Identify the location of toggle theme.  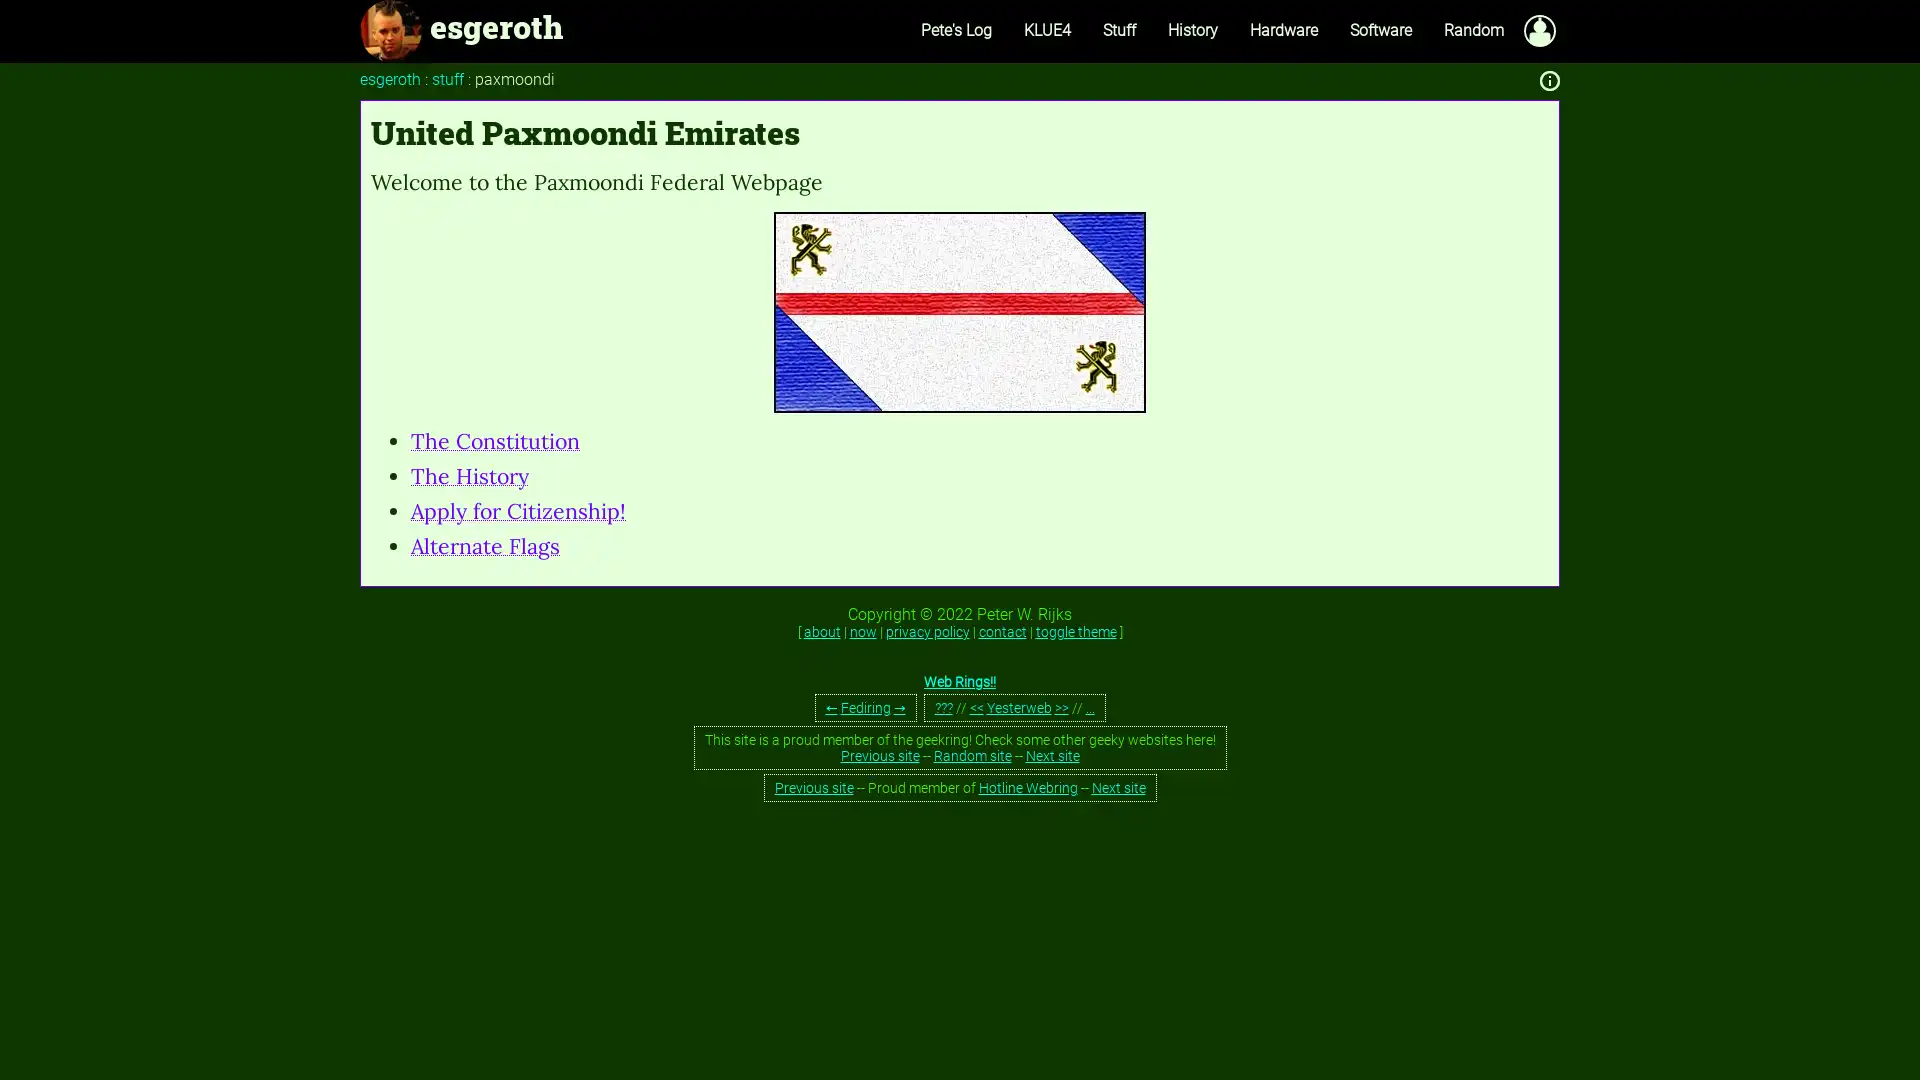
(1074, 632).